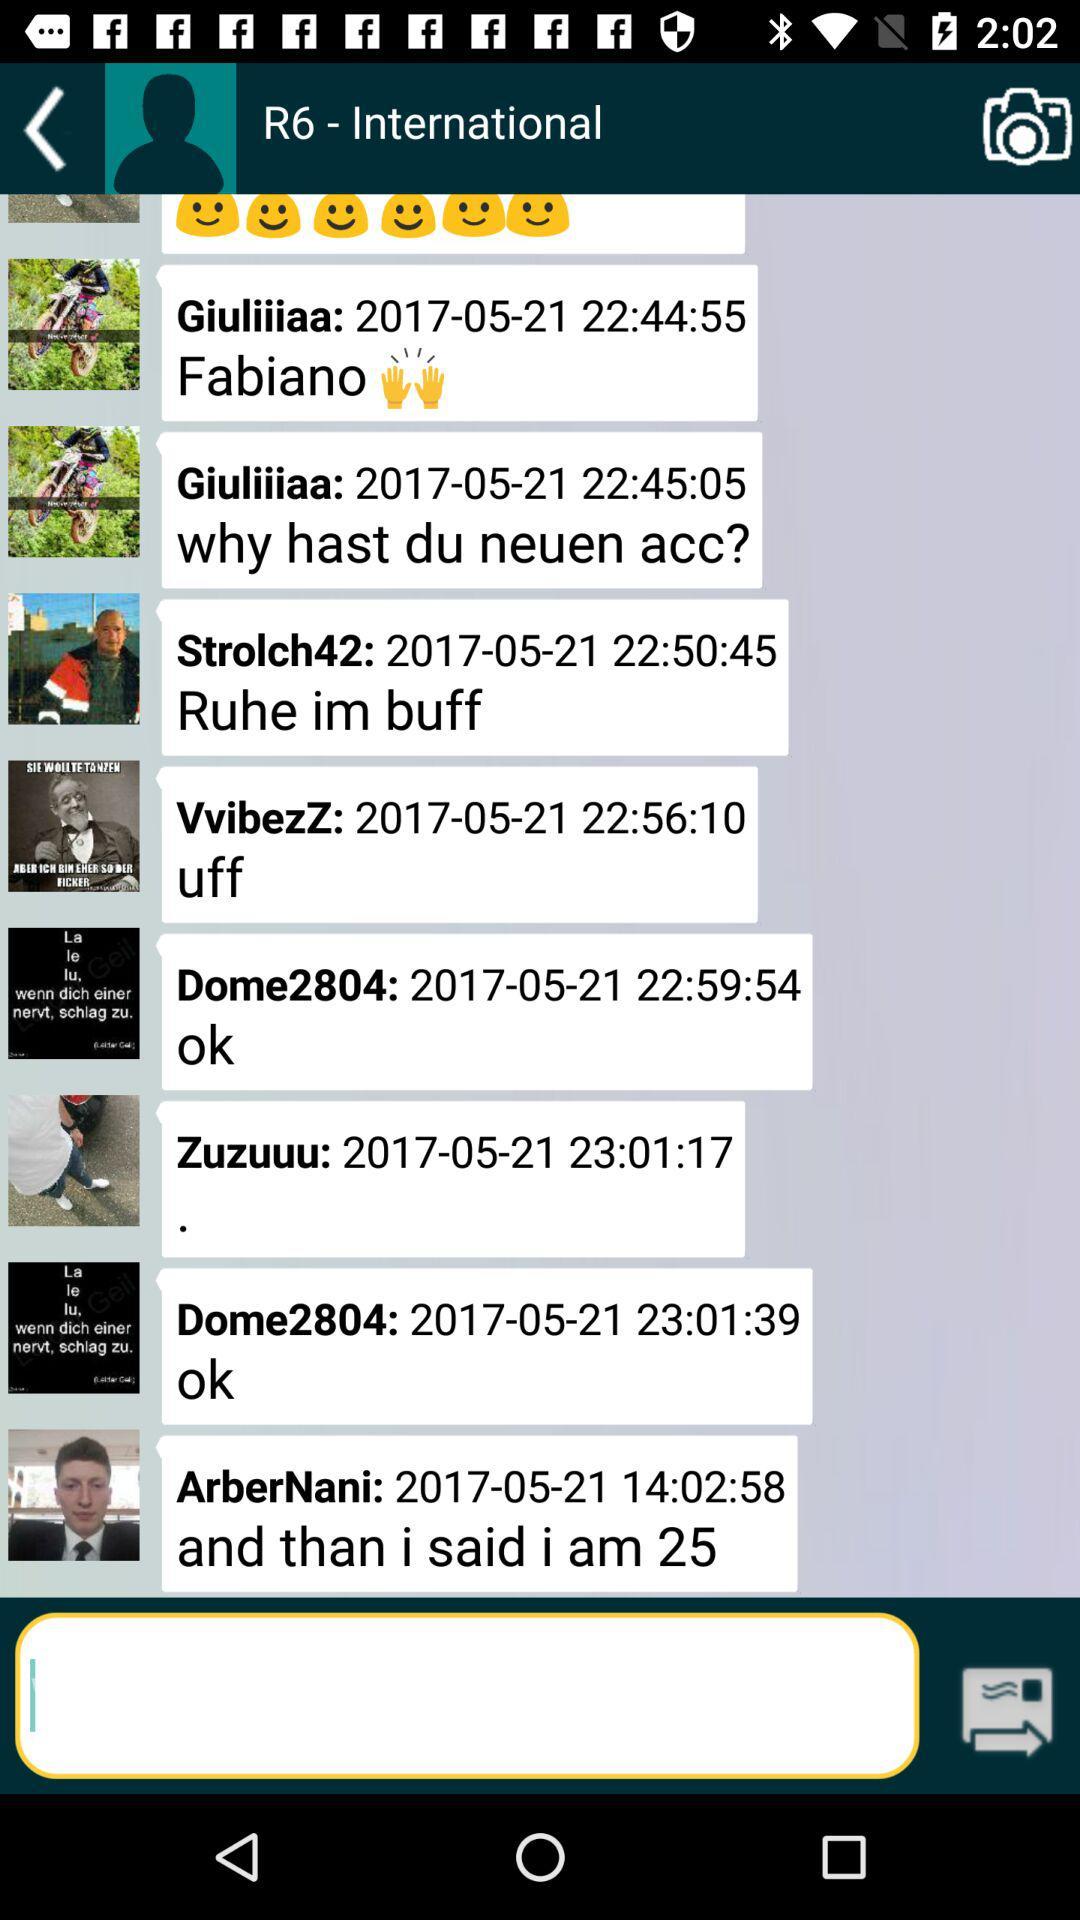 The width and height of the screenshot is (1080, 1920). What do you see at coordinates (1007, 1713) in the screenshot?
I see `send message` at bounding box center [1007, 1713].